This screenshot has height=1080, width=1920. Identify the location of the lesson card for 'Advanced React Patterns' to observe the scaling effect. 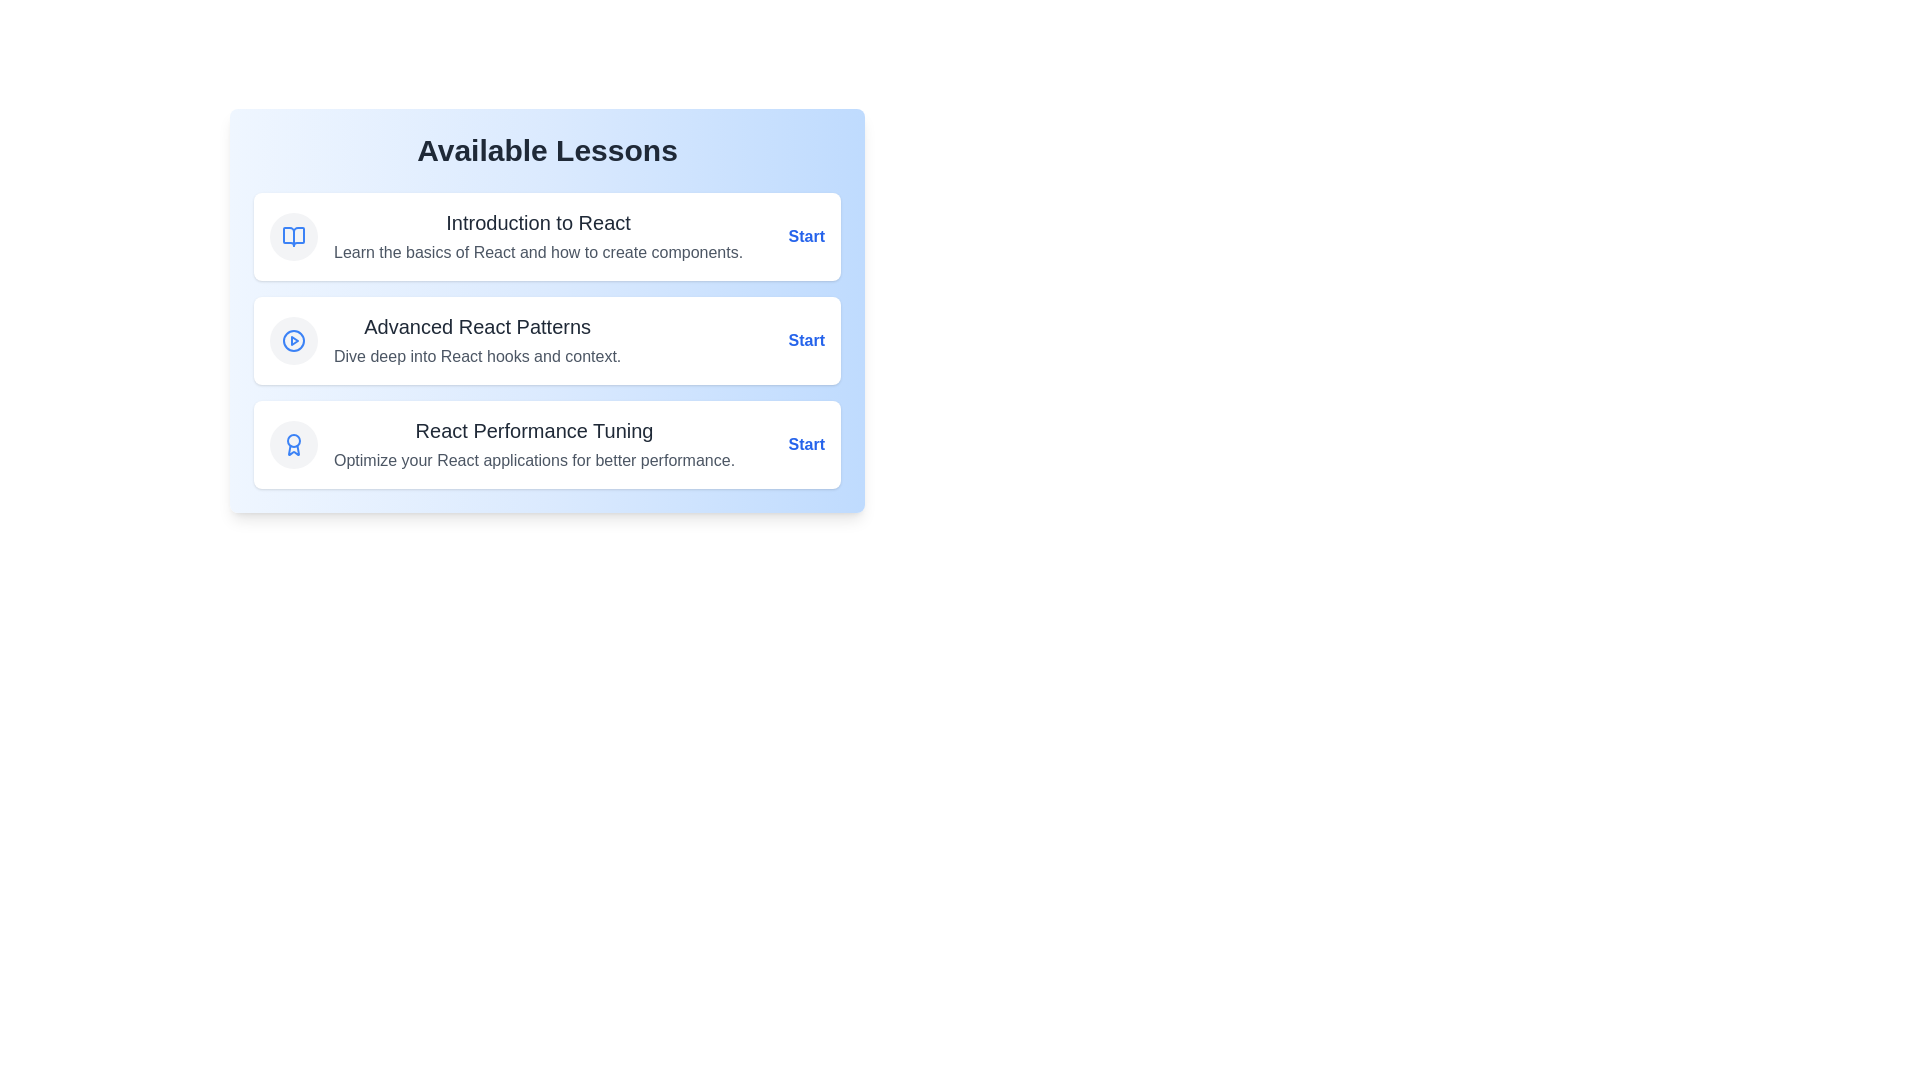
(547, 339).